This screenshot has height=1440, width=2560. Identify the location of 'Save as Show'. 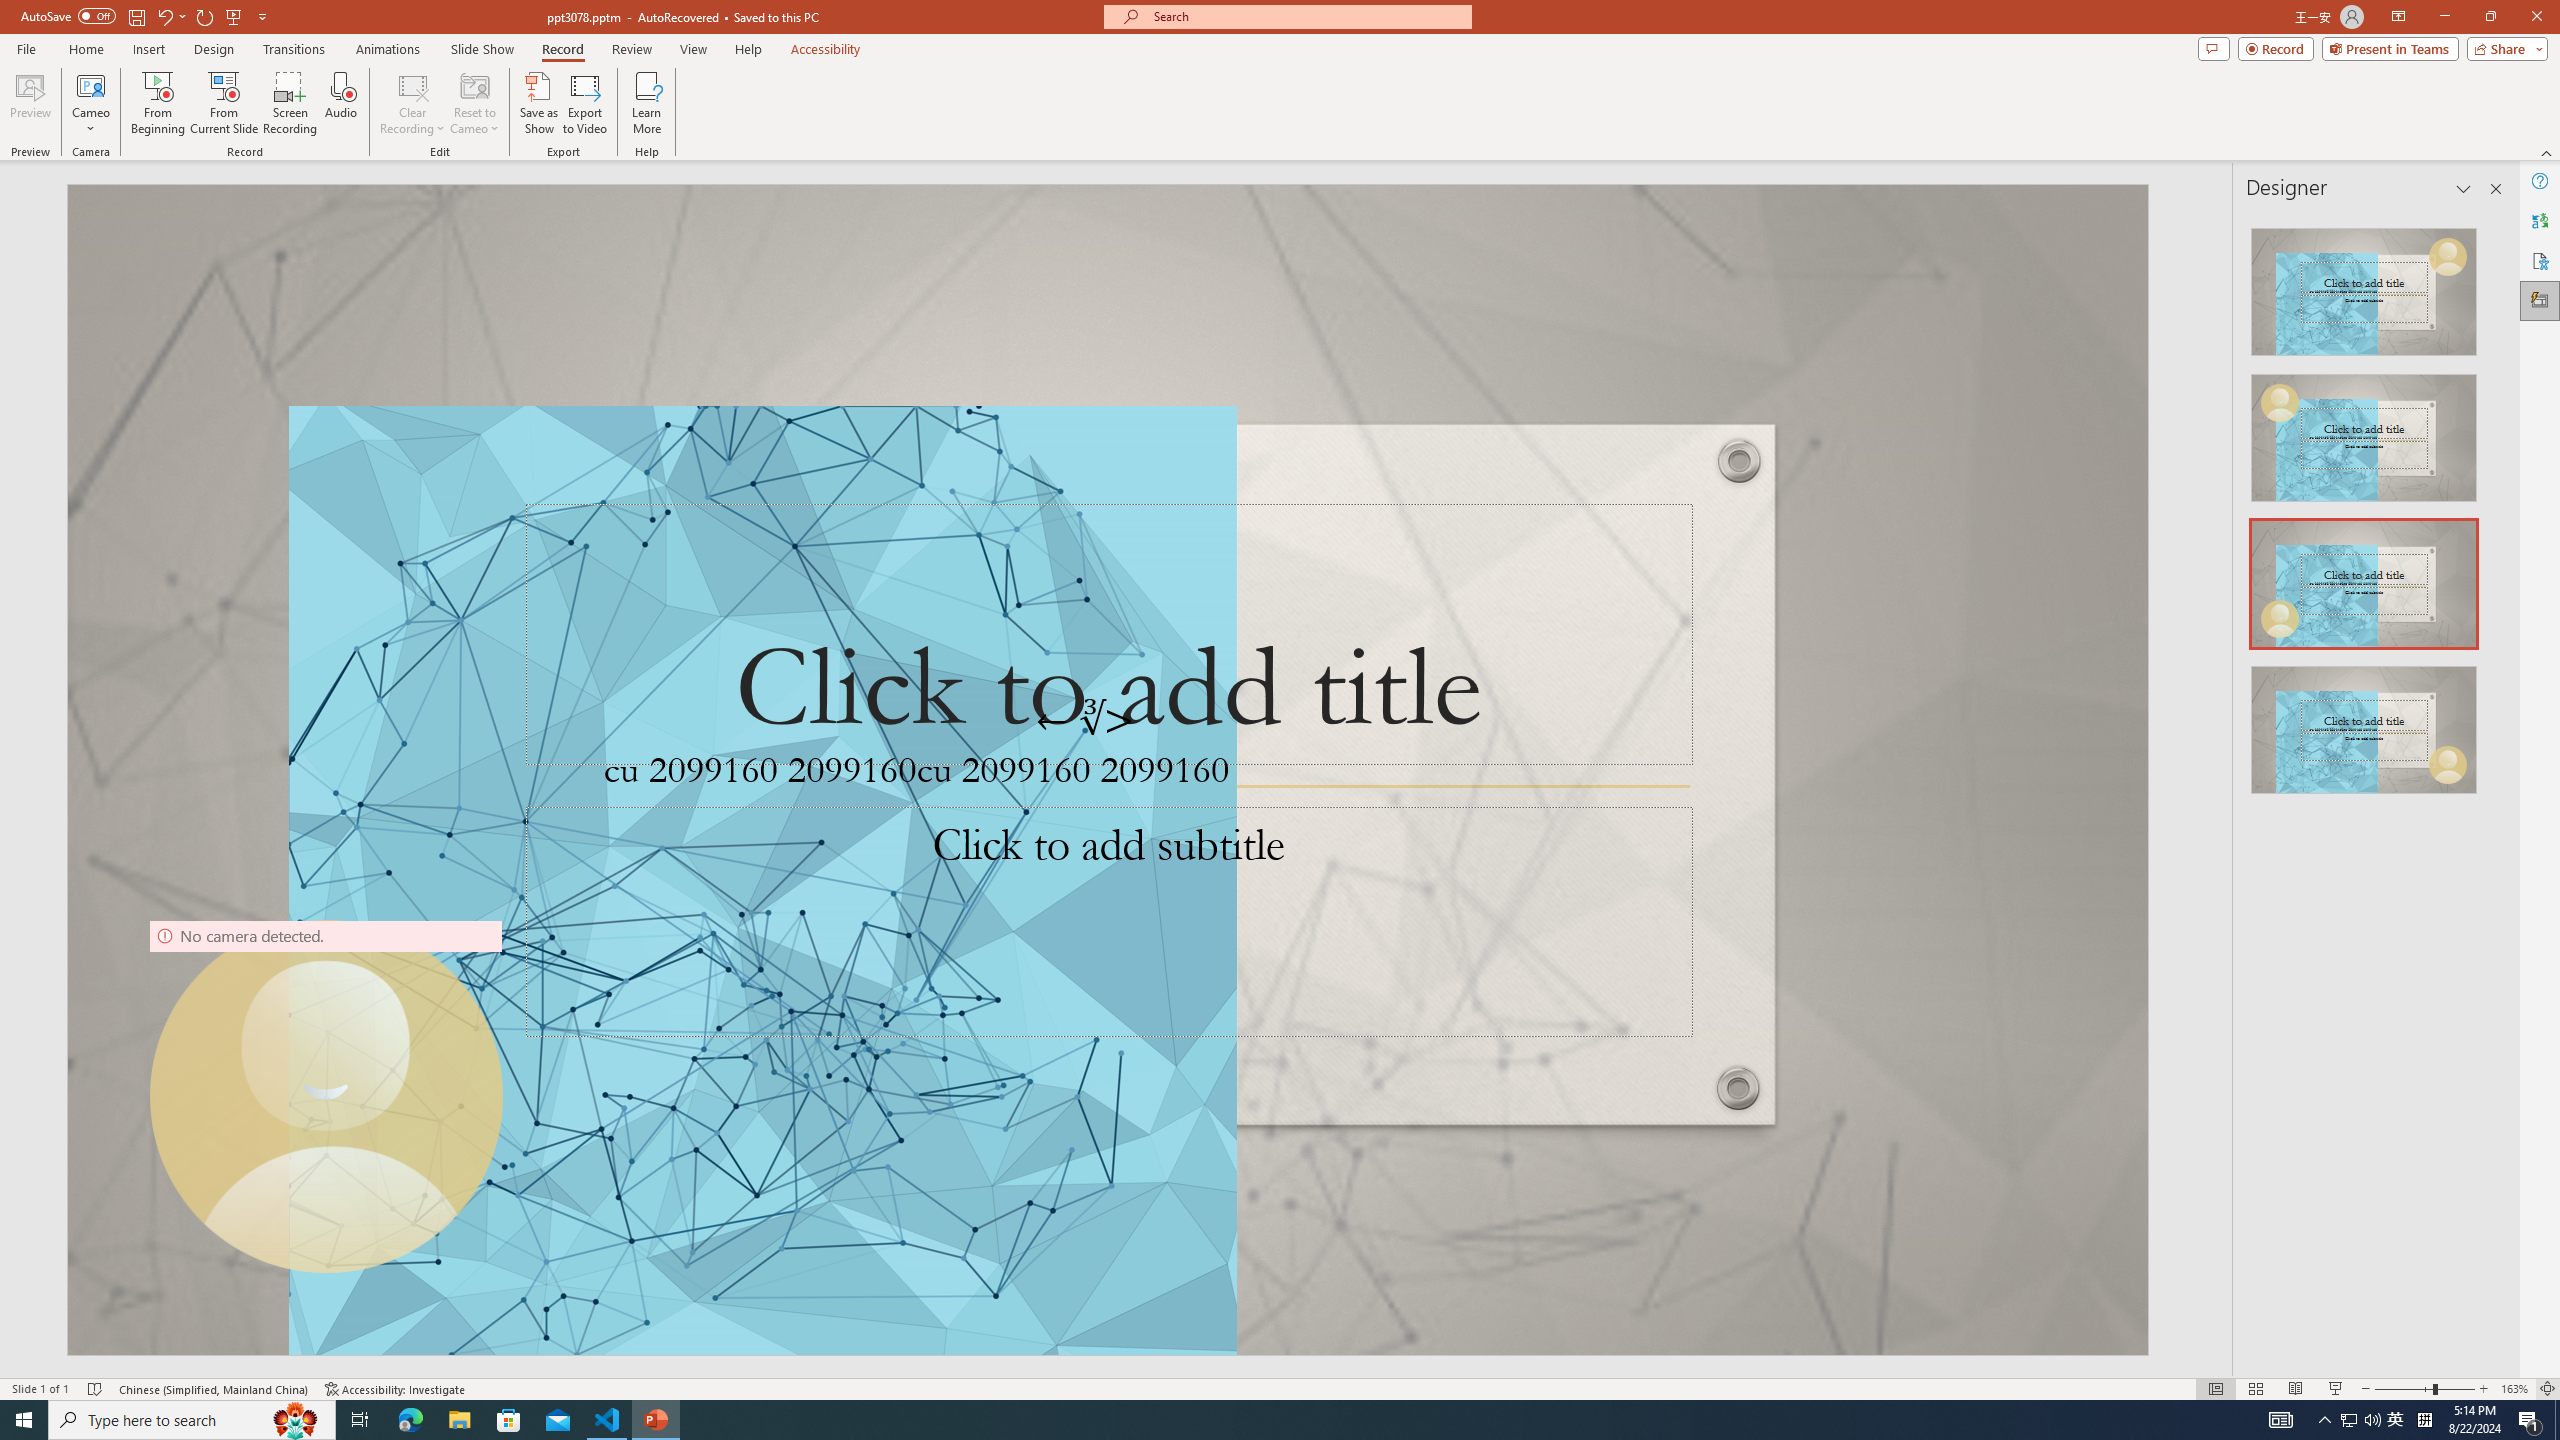
(538, 103).